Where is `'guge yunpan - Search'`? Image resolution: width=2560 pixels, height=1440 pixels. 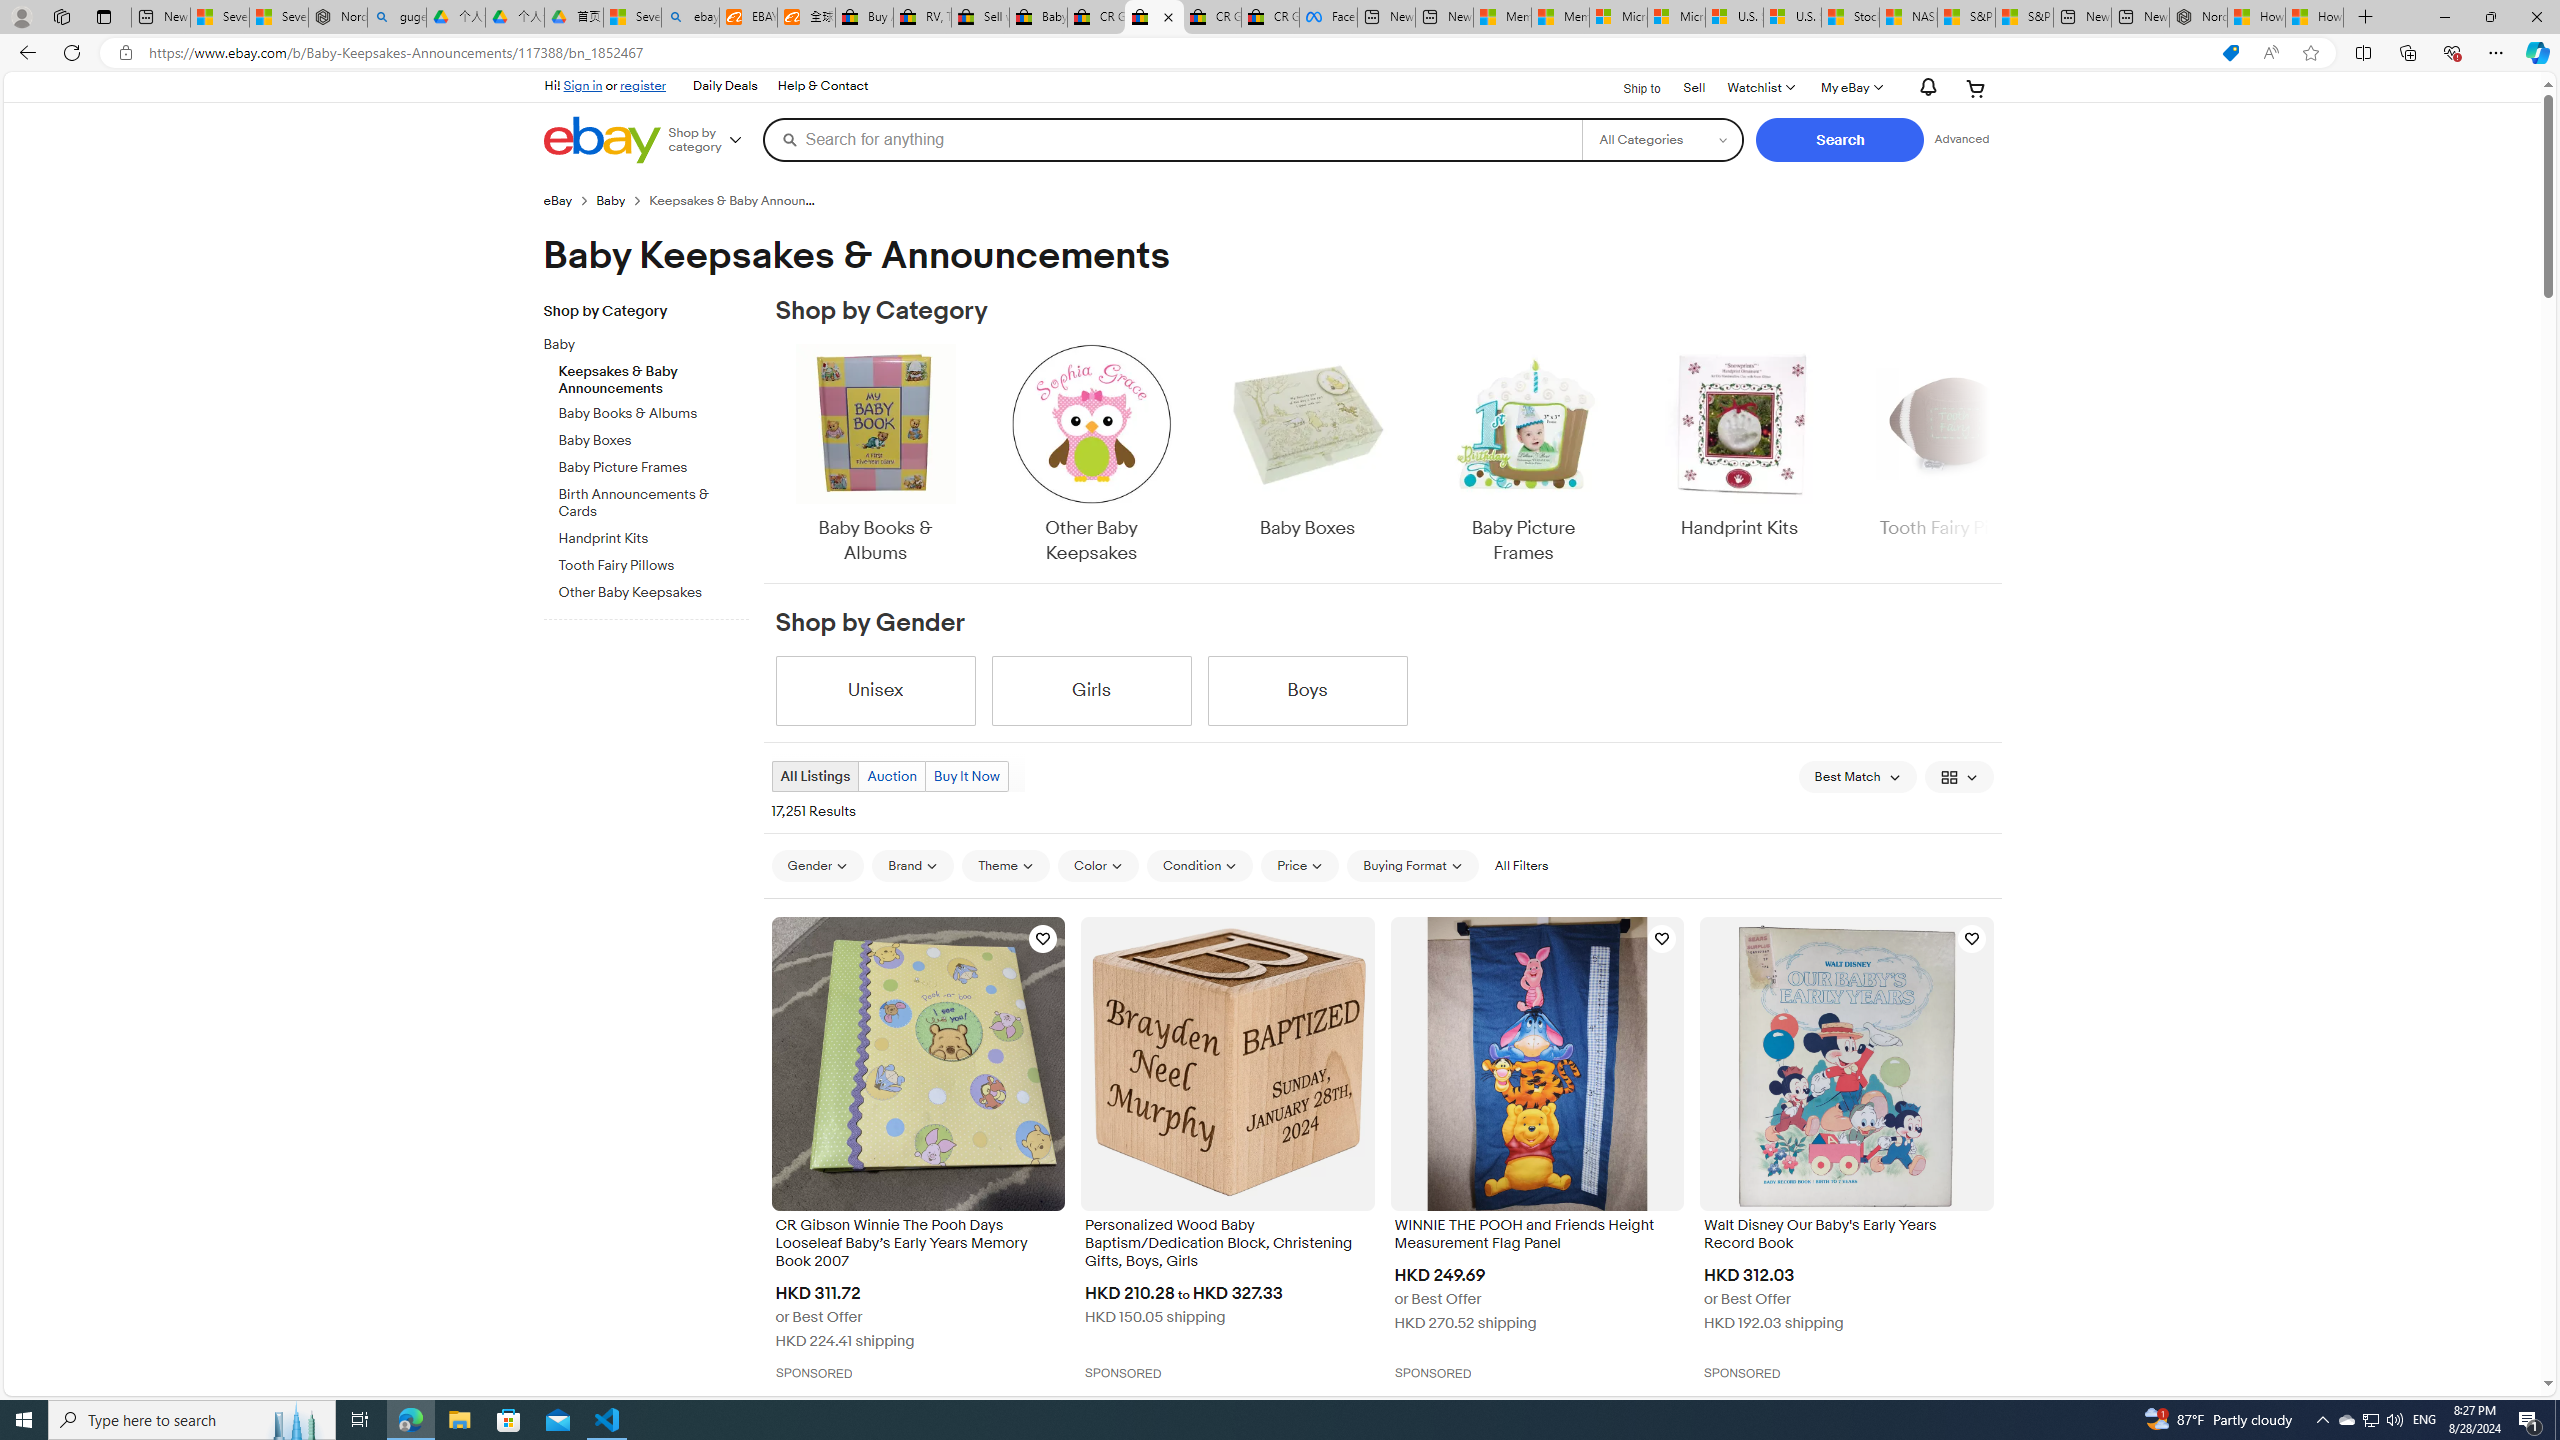
'guge yunpan - Search' is located at coordinates (395, 16).